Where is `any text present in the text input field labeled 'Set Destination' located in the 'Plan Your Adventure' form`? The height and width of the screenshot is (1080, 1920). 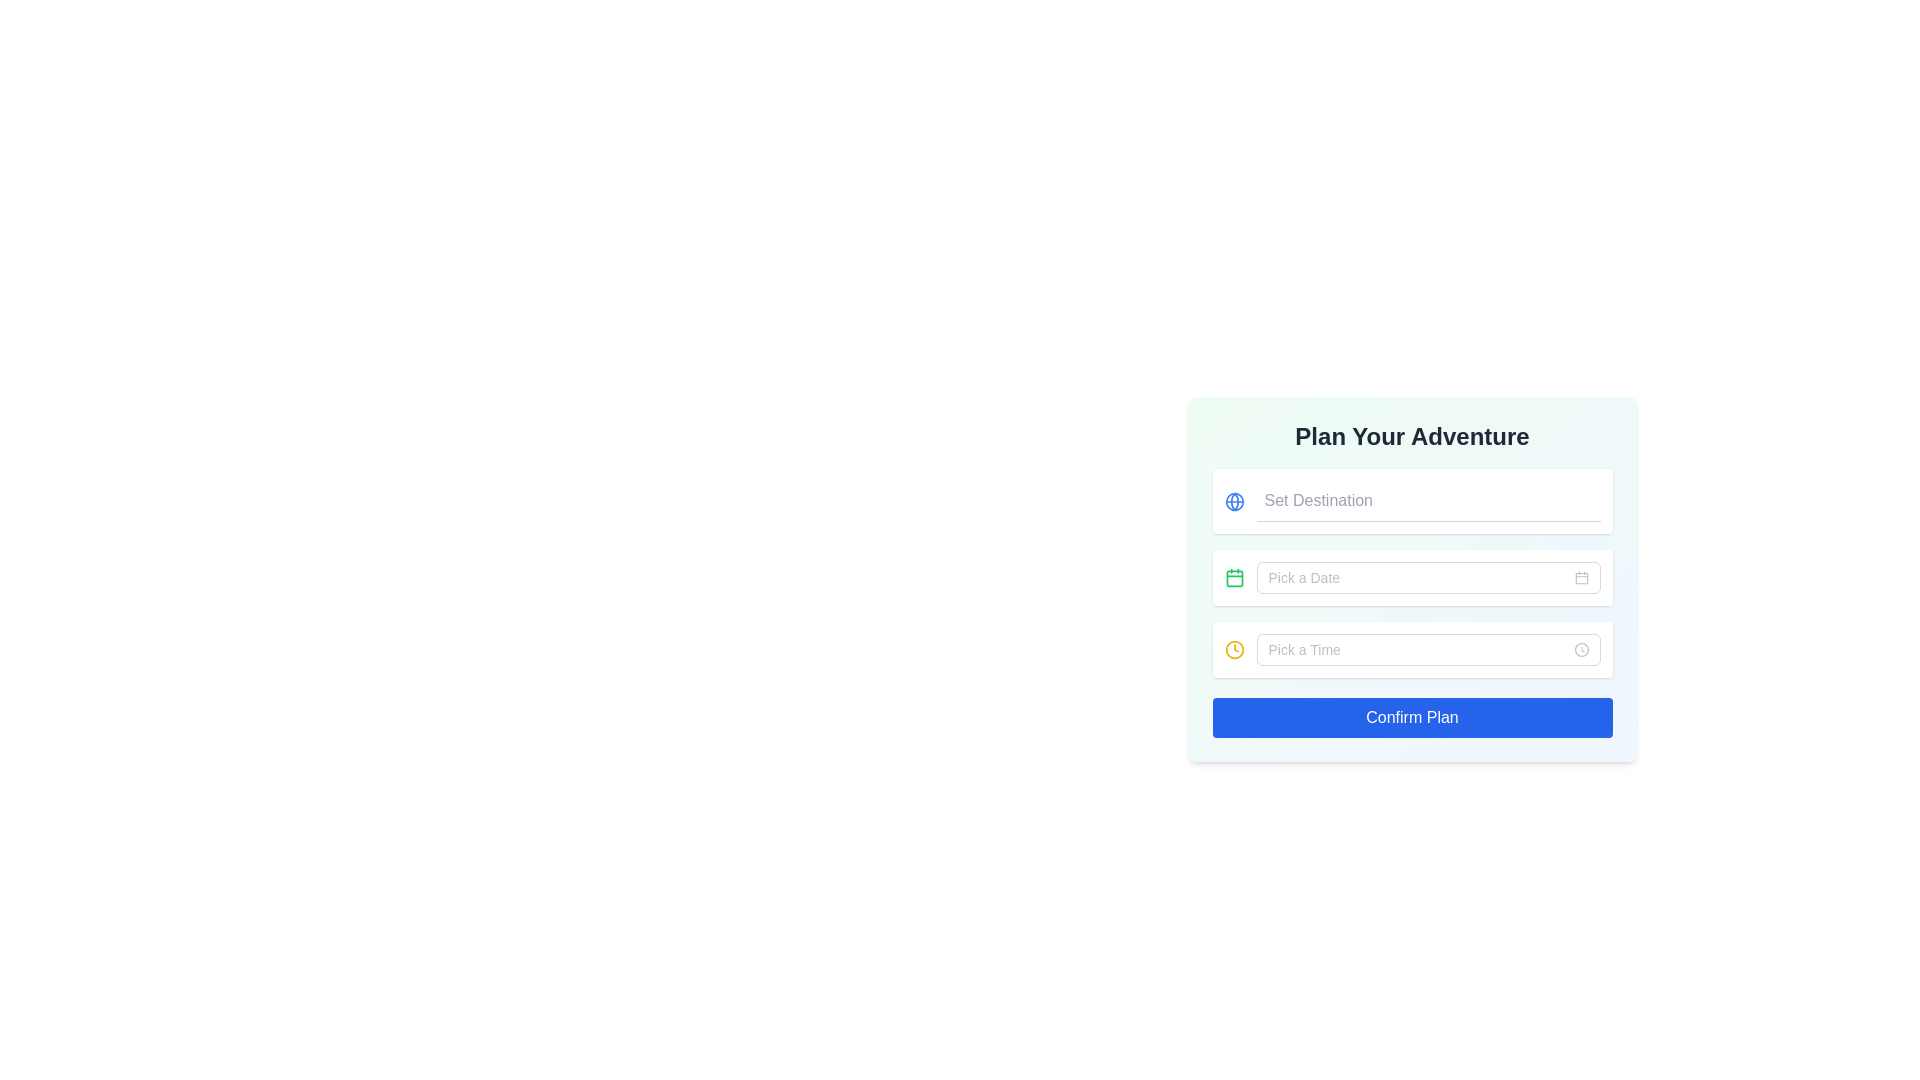 any text present in the text input field labeled 'Set Destination' located in the 'Plan Your Adventure' form is located at coordinates (1427, 500).